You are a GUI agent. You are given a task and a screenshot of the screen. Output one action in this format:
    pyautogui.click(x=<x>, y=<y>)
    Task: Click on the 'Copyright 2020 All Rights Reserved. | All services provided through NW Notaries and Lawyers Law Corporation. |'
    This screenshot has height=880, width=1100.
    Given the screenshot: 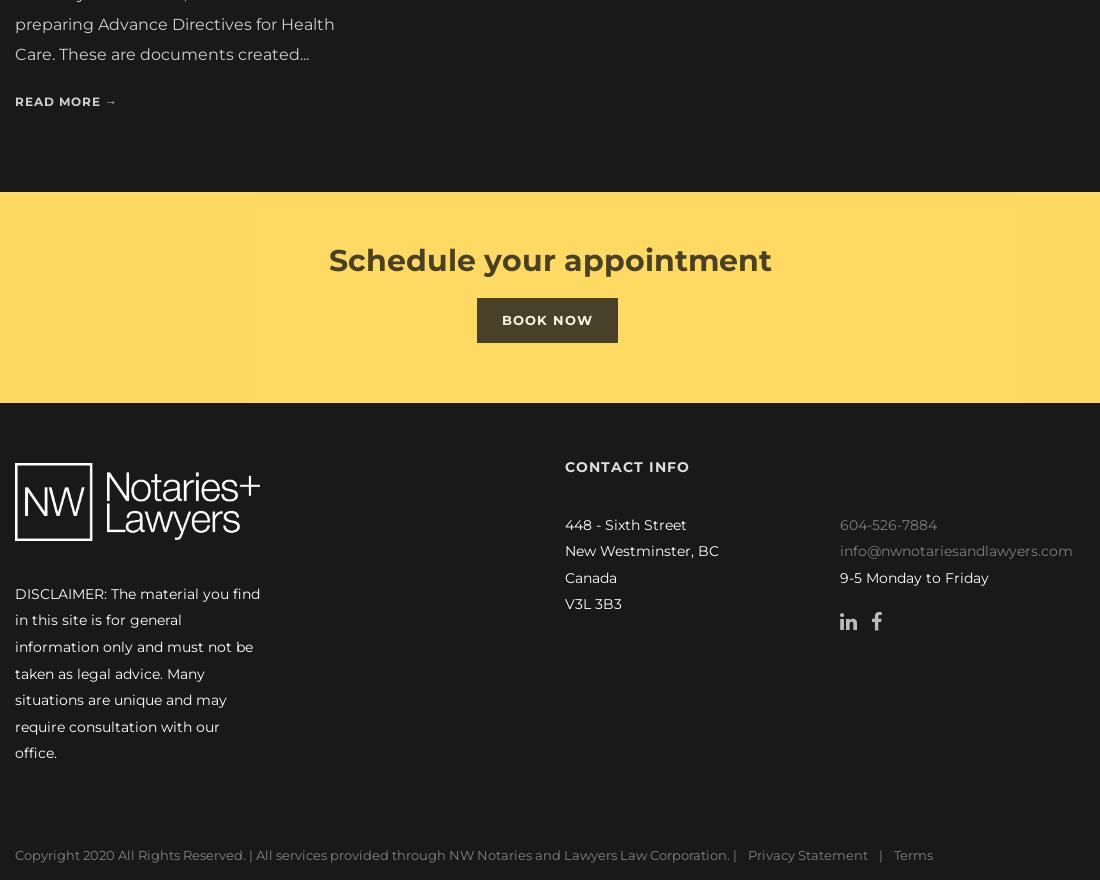 What is the action you would take?
    pyautogui.click(x=13, y=855)
    